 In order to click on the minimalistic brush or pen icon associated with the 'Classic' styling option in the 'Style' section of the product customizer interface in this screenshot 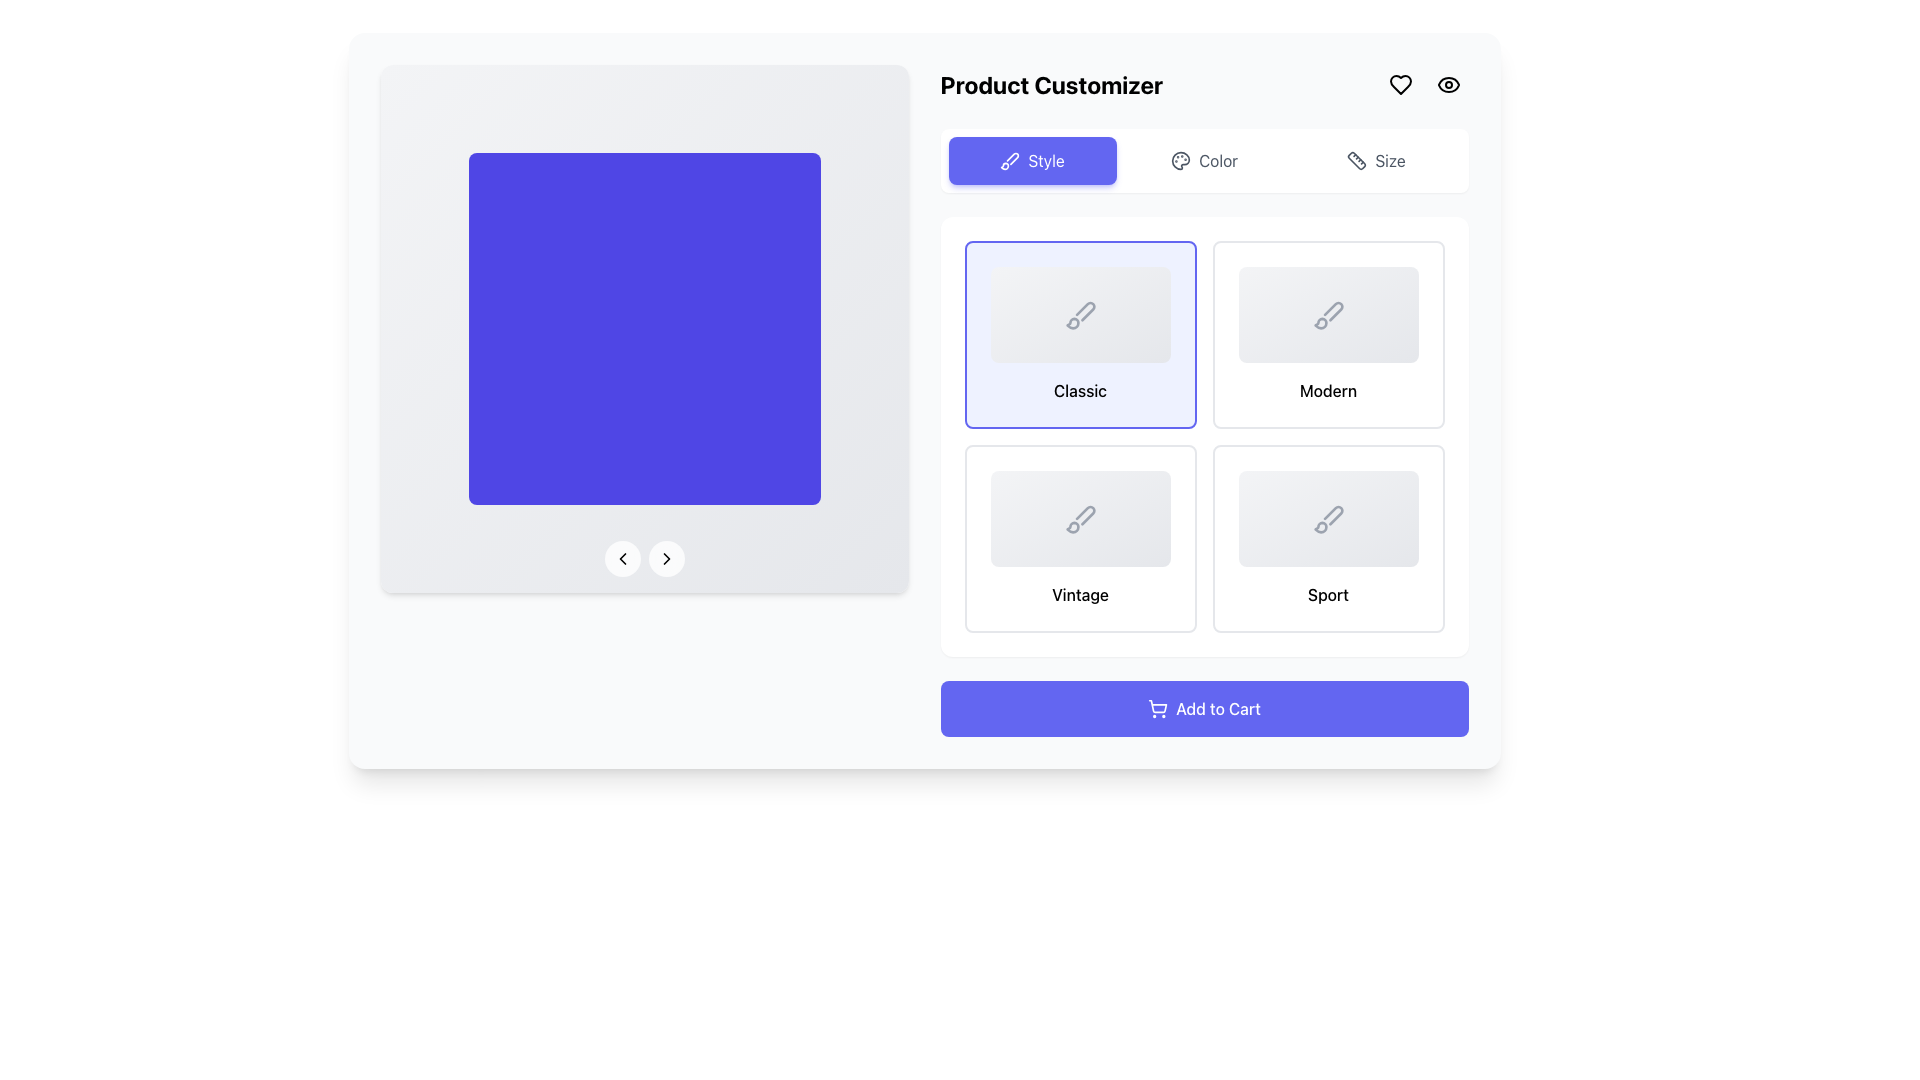, I will do `click(1084, 311)`.